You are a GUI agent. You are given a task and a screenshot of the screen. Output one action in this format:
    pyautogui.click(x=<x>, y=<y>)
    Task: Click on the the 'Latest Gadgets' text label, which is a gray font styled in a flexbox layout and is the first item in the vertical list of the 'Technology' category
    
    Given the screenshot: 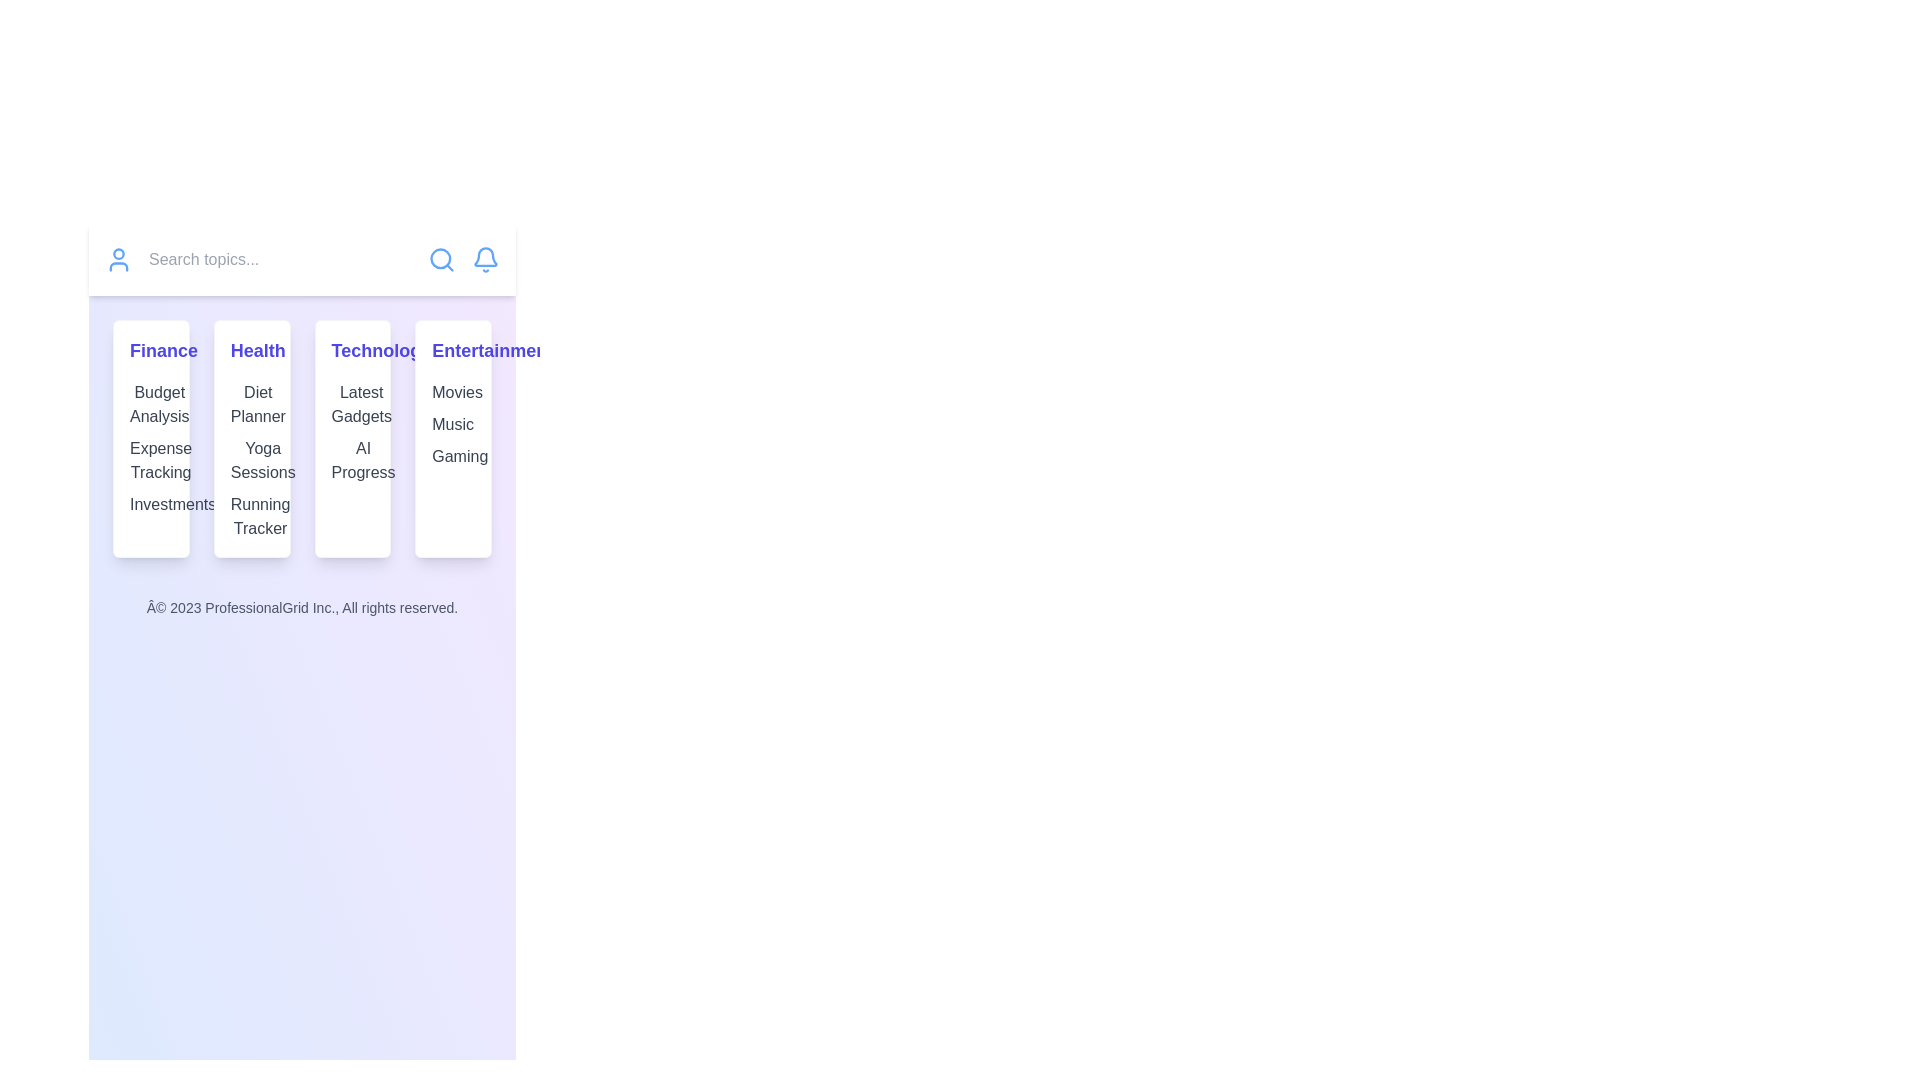 What is the action you would take?
    pyautogui.click(x=352, y=405)
    